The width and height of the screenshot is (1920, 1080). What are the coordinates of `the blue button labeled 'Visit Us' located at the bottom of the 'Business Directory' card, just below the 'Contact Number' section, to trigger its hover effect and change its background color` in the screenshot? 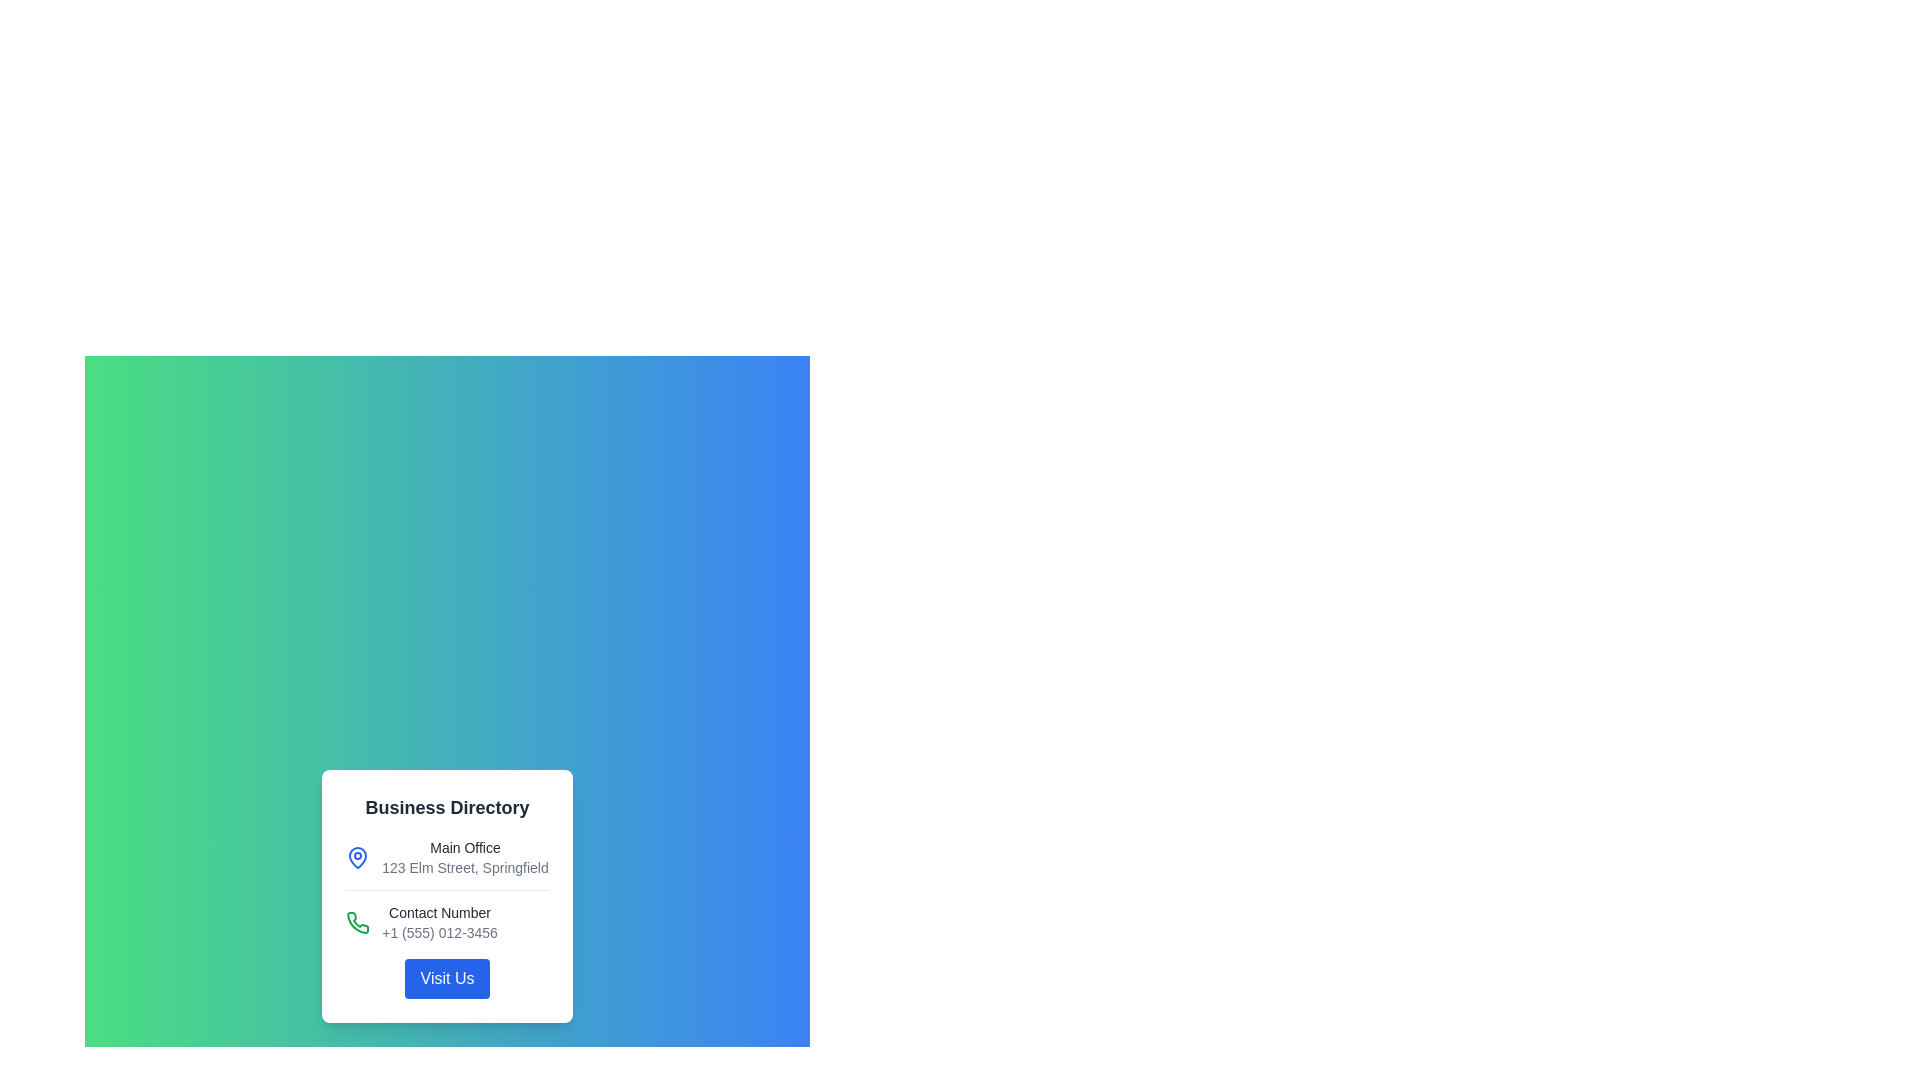 It's located at (446, 977).